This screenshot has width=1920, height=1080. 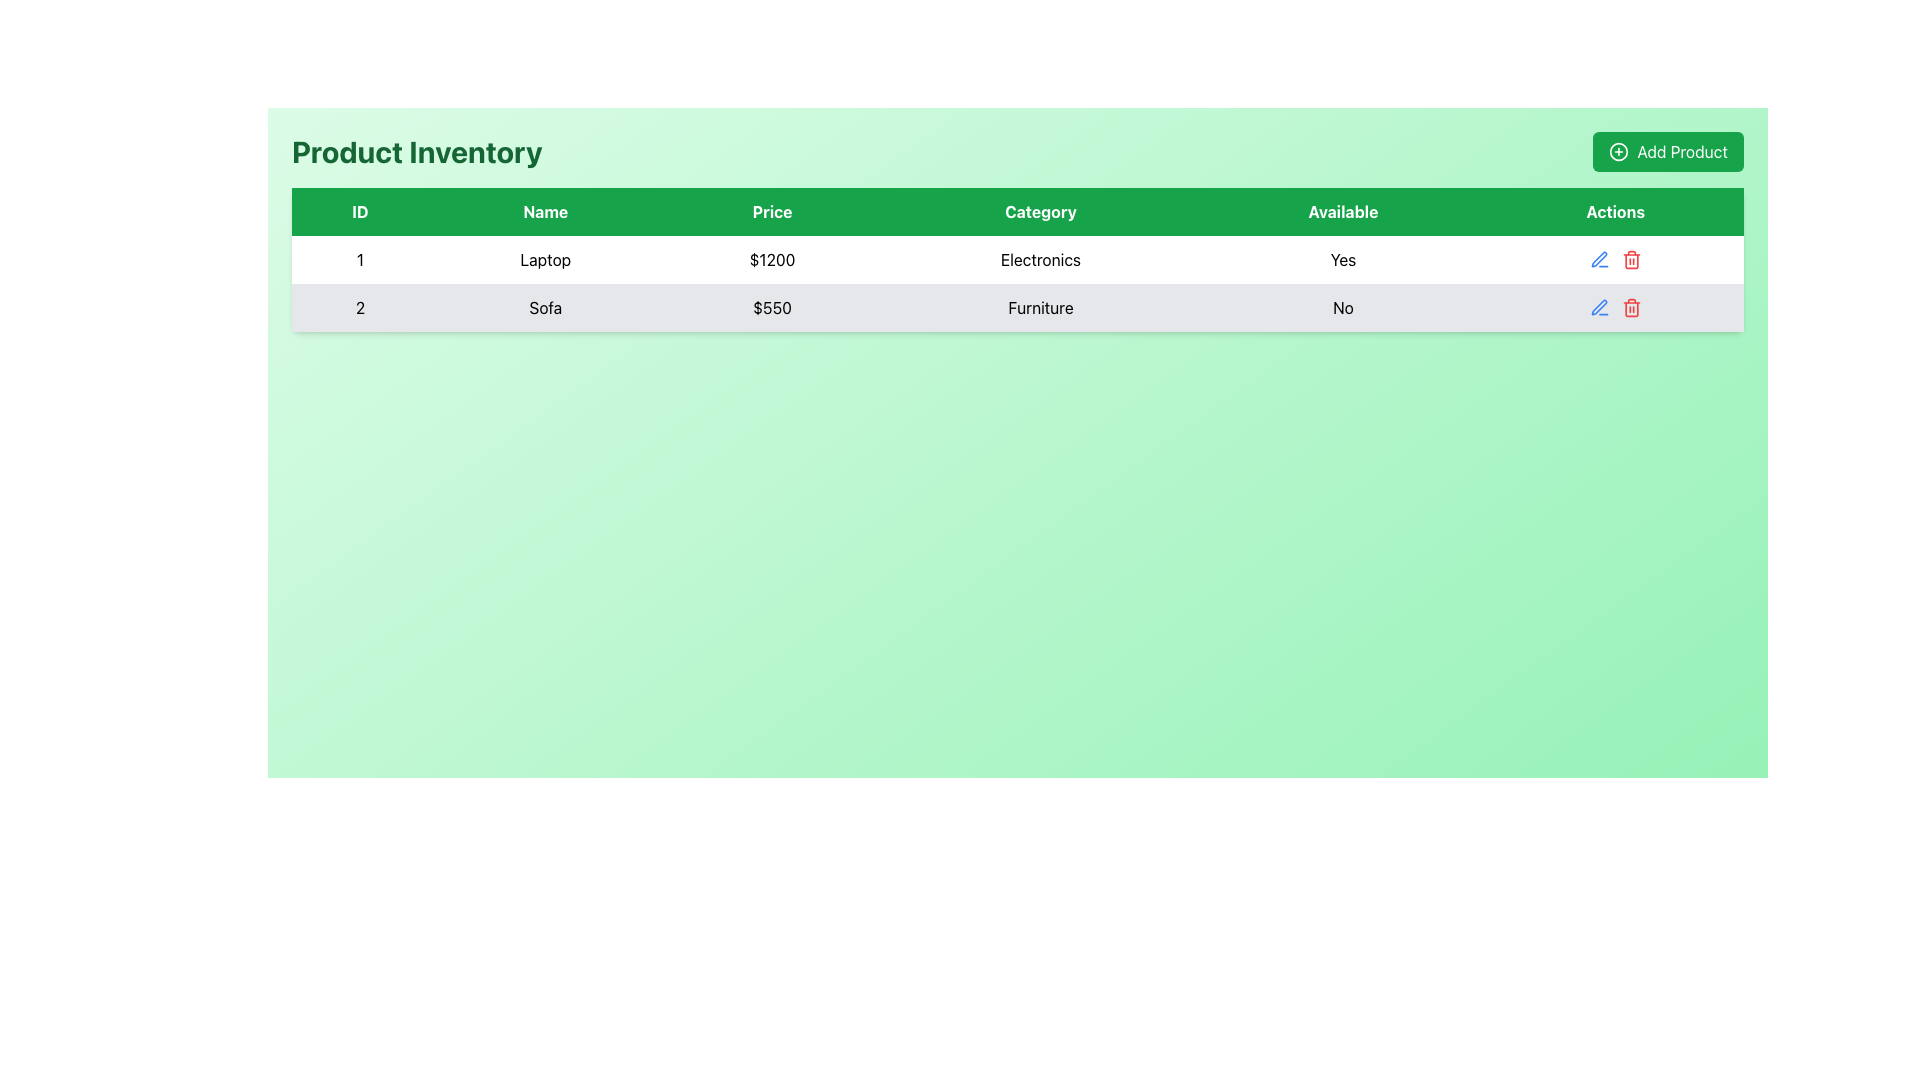 What do you see at coordinates (545, 308) in the screenshot?
I see `the text label that reads 'Sofa' in the second row under the 'Name' column of the table` at bounding box center [545, 308].